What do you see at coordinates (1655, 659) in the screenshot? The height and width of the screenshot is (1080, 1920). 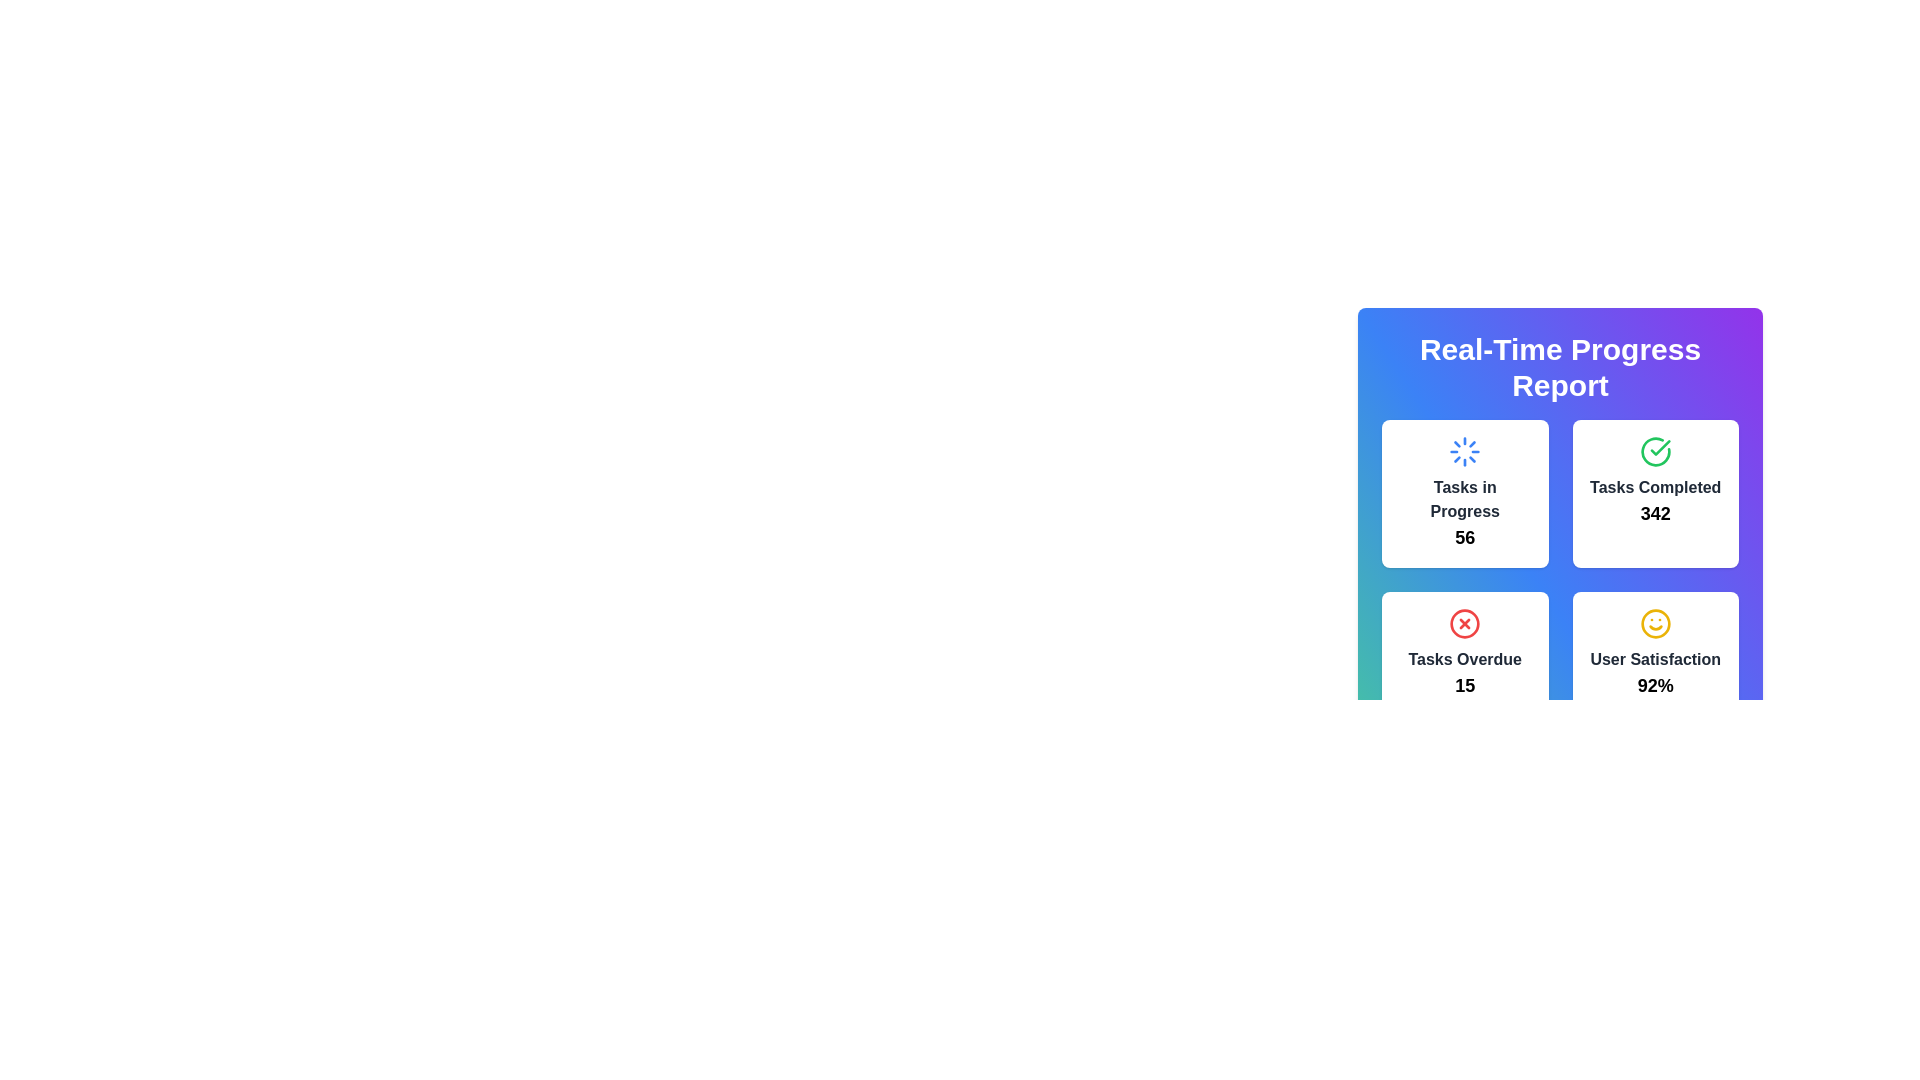 I see `the 'User Satisfaction' text label, which is styled in bold gray font and located on the bottom-right card of a four-card grid layout, positioned beneath a smiley face icon and above the text '92%'` at bounding box center [1655, 659].